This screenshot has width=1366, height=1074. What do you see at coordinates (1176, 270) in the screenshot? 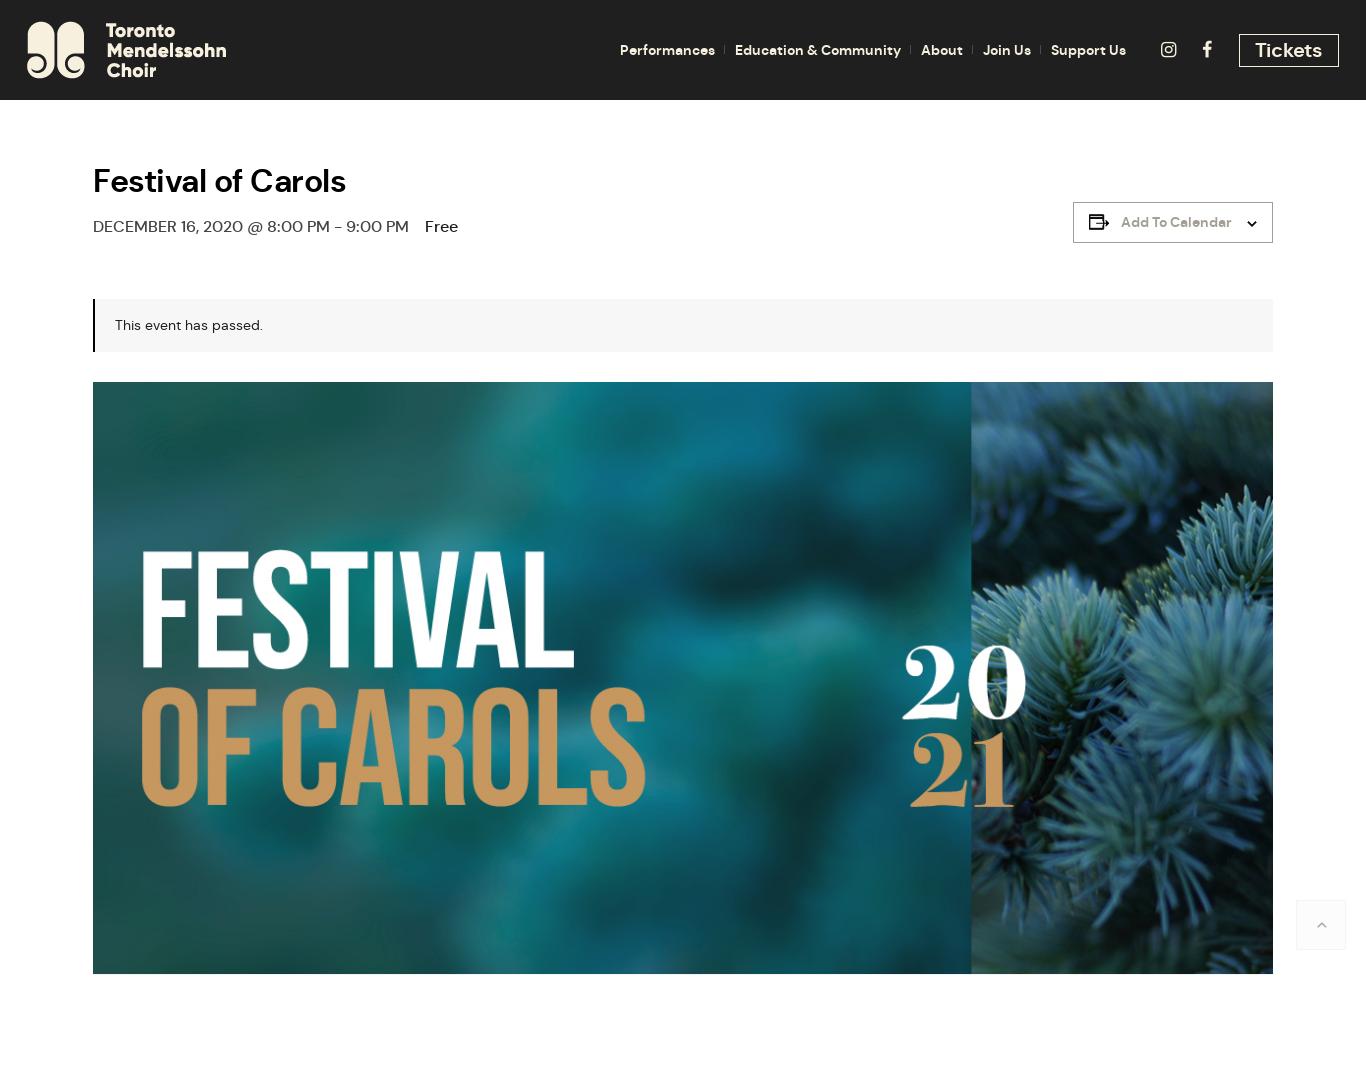
I see `'Program Notes'` at bounding box center [1176, 270].